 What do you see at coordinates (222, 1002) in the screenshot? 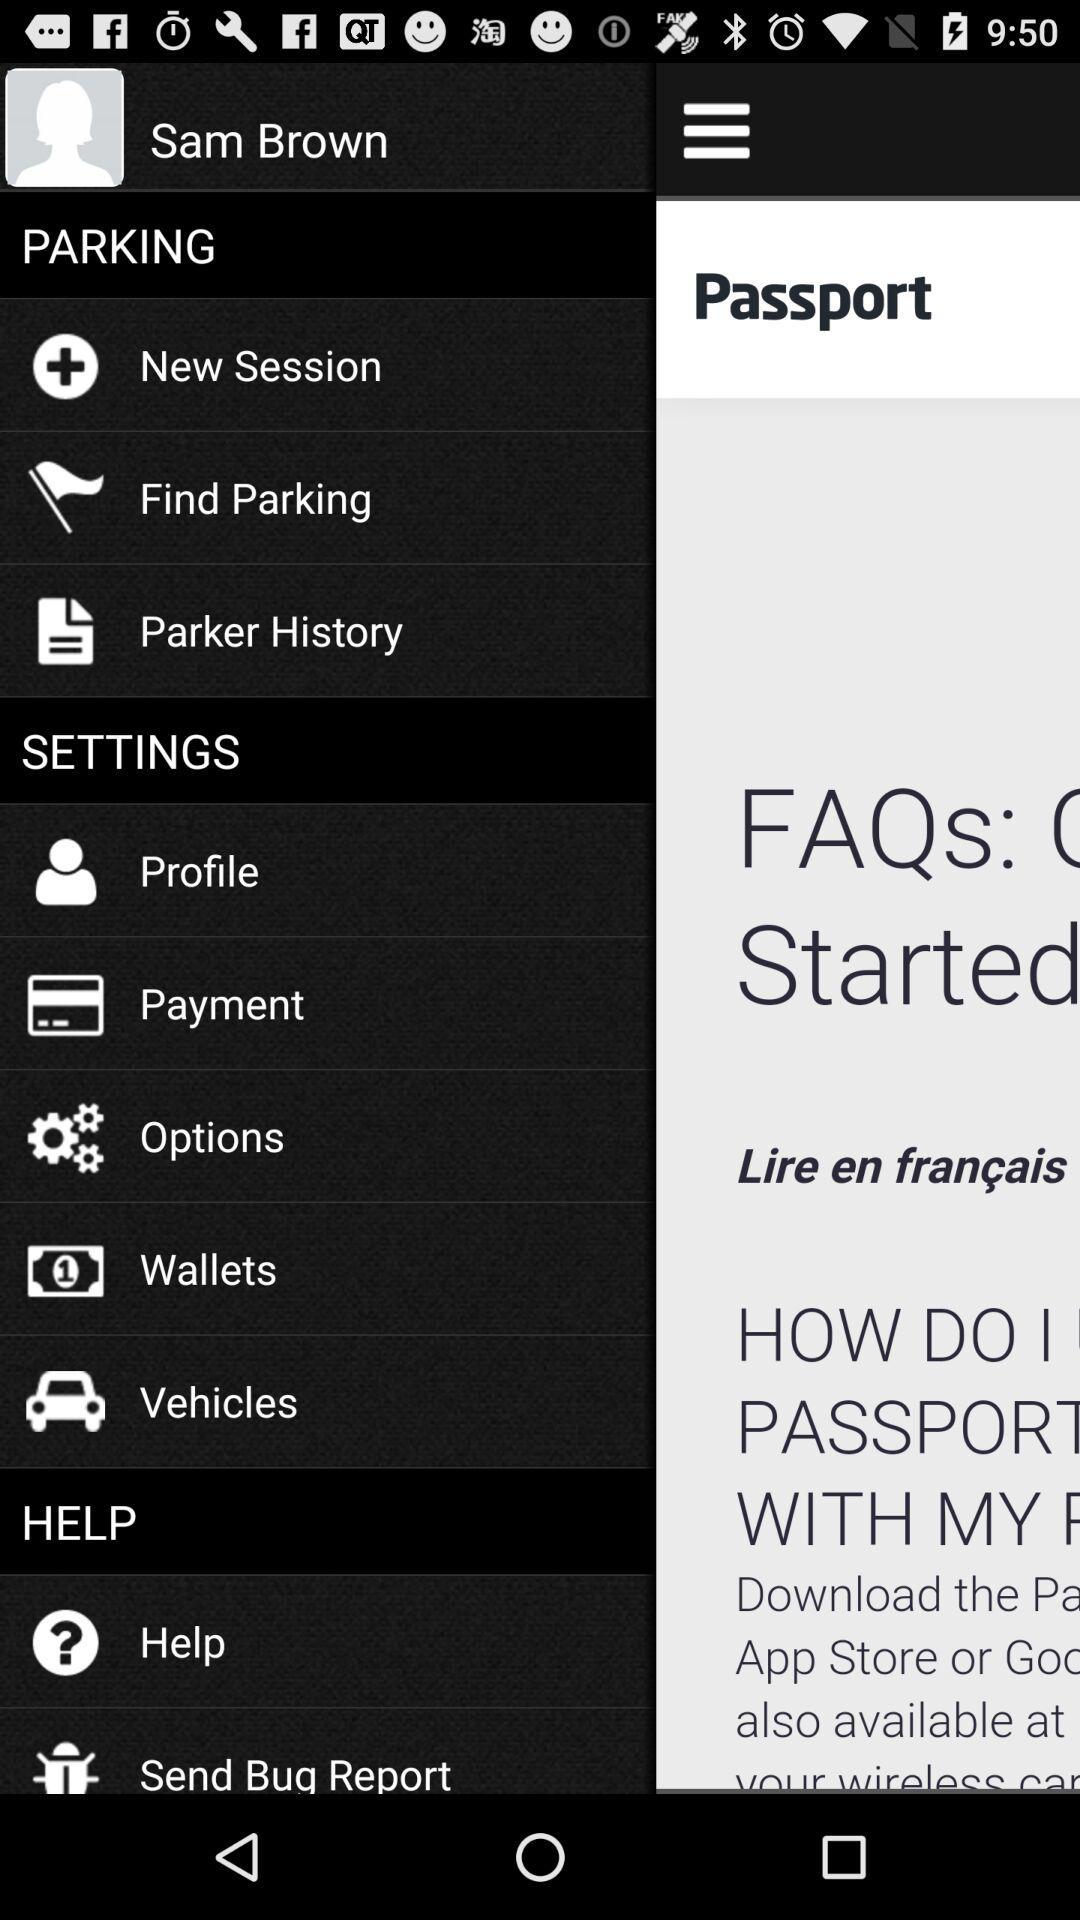
I see `item above the options` at bounding box center [222, 1002].